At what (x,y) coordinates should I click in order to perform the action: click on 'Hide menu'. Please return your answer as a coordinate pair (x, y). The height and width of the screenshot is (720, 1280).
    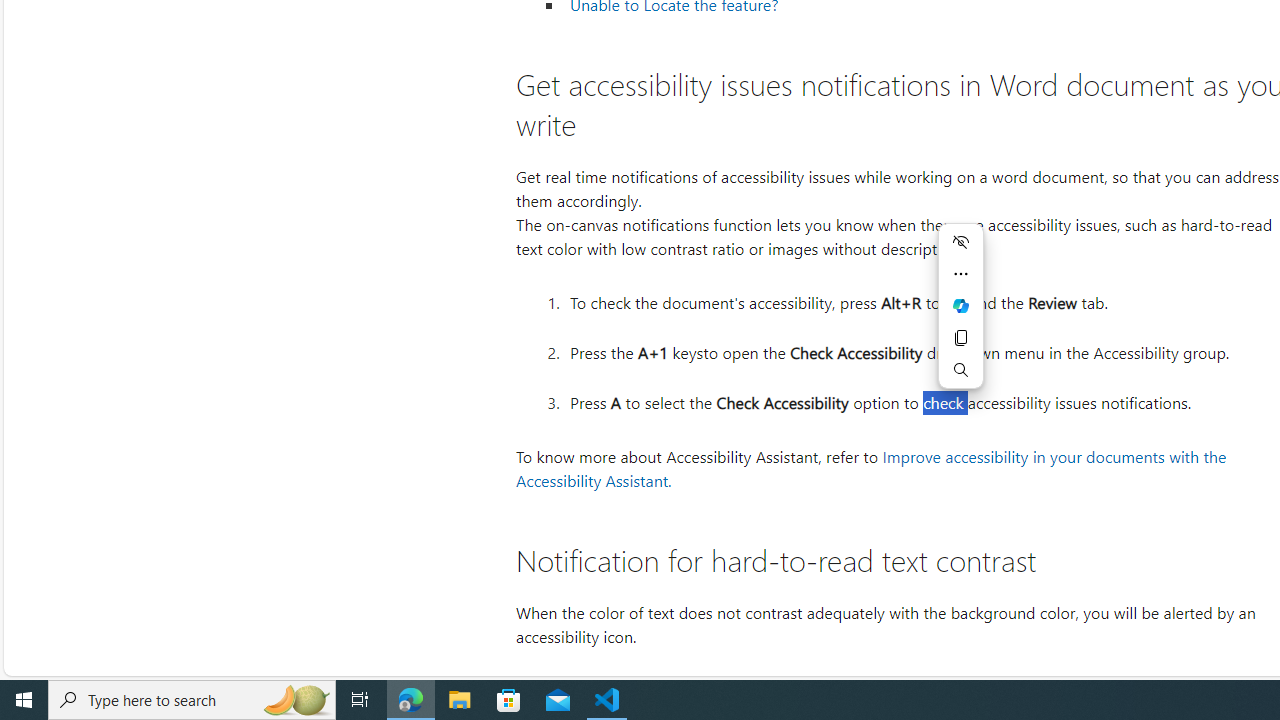
    Looking at the image, I should click on (961, 240).